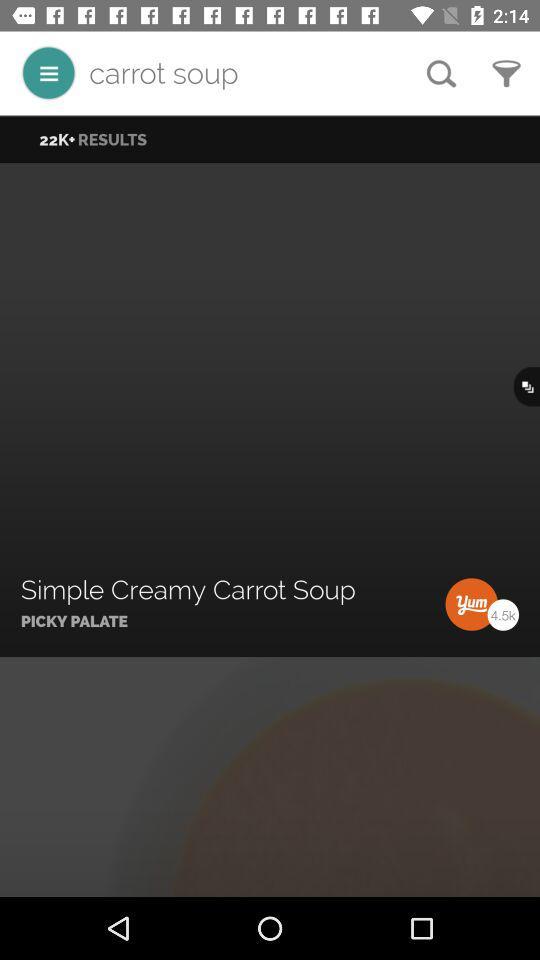 The image size is (540, 960). I want to click on icon next to the carrot soup, so click(441, 73).